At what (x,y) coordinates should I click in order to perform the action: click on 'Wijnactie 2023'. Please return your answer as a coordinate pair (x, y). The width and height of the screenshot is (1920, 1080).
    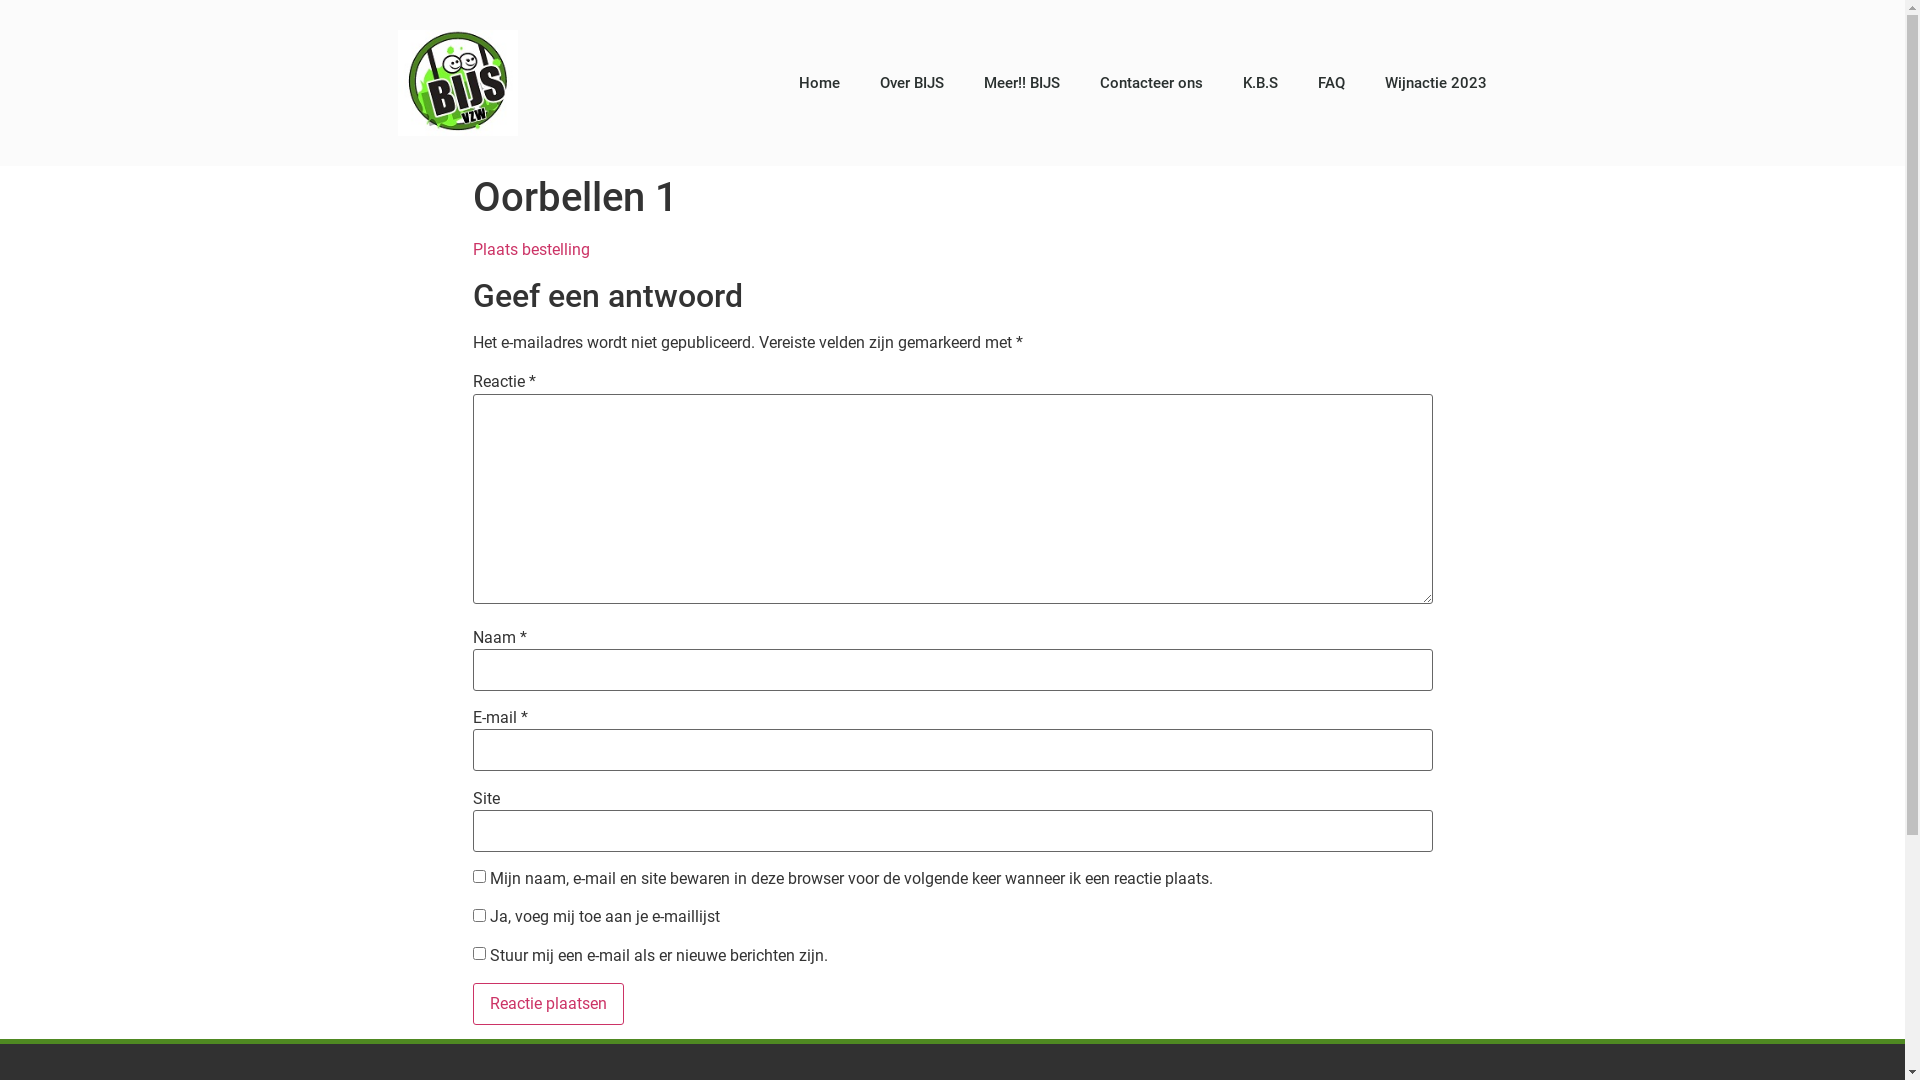
    Looking at the image, I should click on (1434, 82).